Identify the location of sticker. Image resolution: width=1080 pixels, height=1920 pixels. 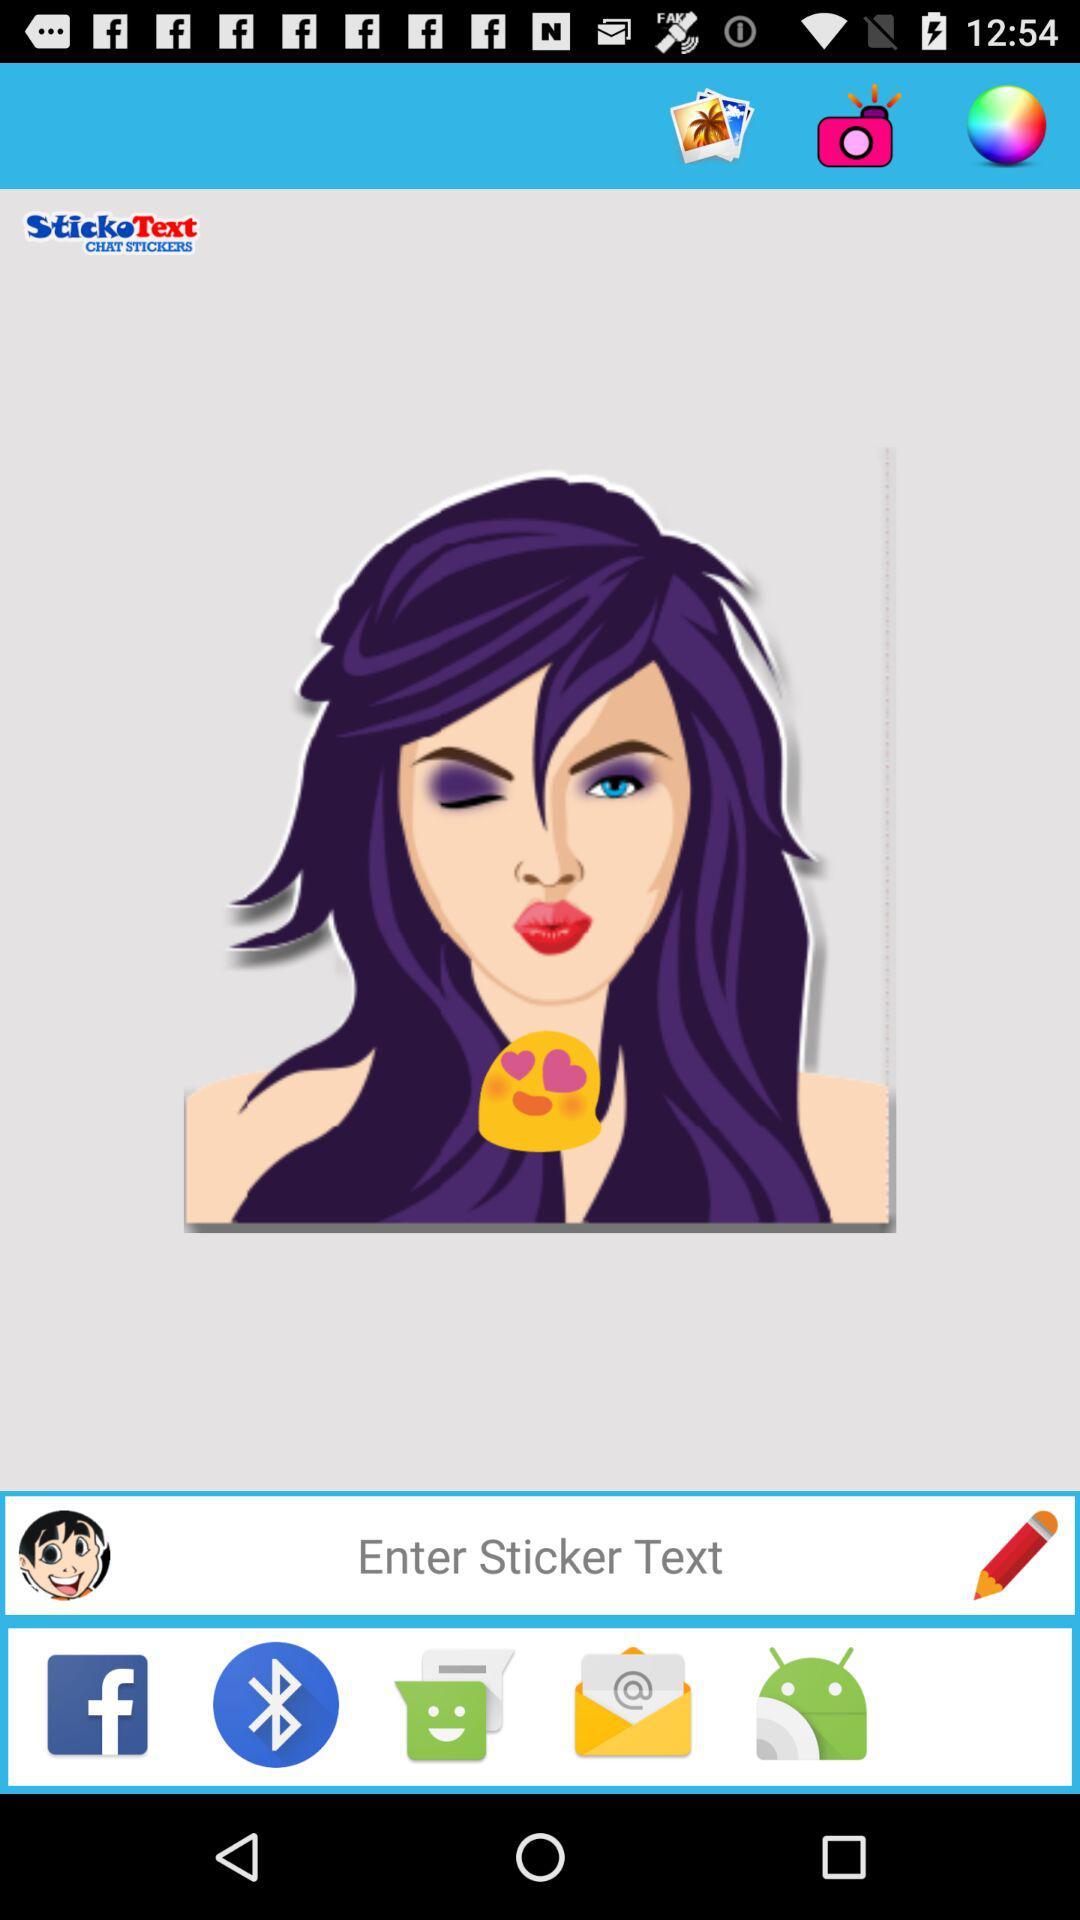
(63, 1554).